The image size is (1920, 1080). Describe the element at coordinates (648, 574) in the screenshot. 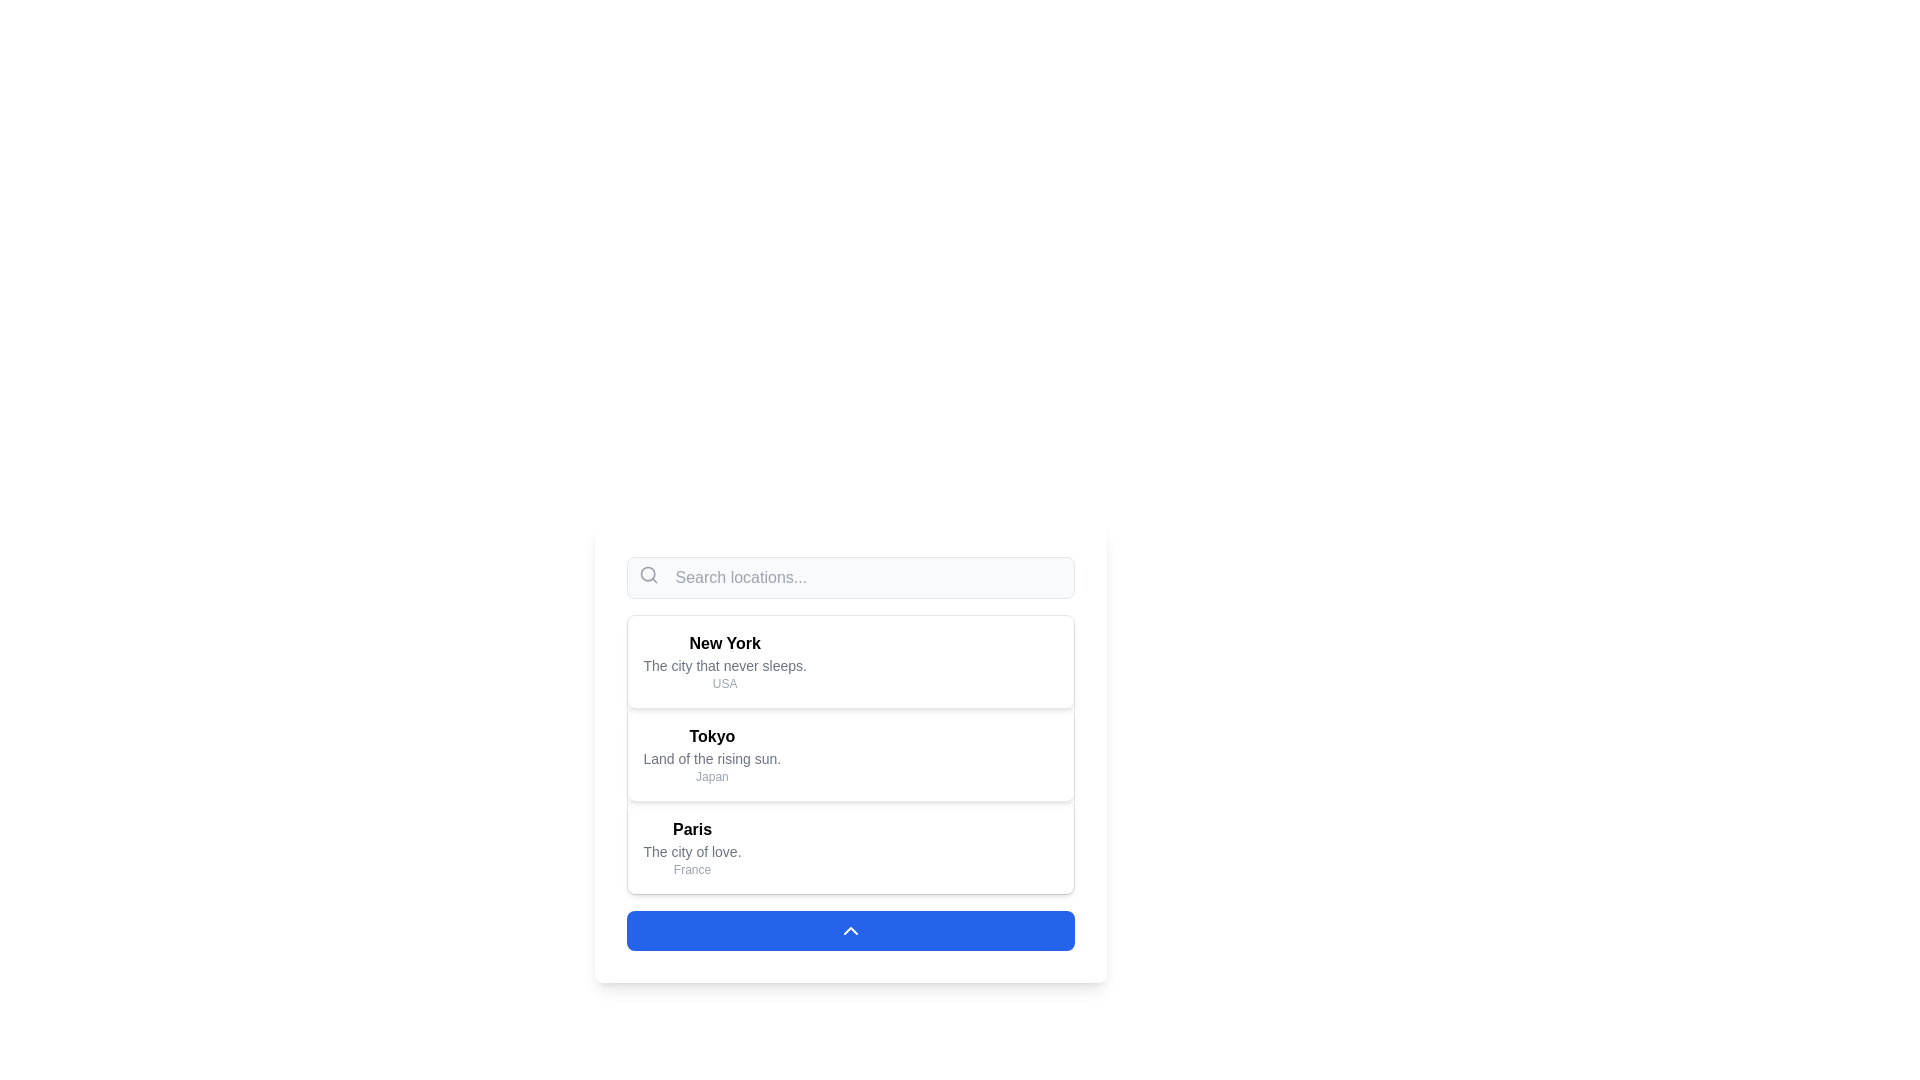

I see `the magnifying glass icon representing the search action located to the left of the search input field` at that location.